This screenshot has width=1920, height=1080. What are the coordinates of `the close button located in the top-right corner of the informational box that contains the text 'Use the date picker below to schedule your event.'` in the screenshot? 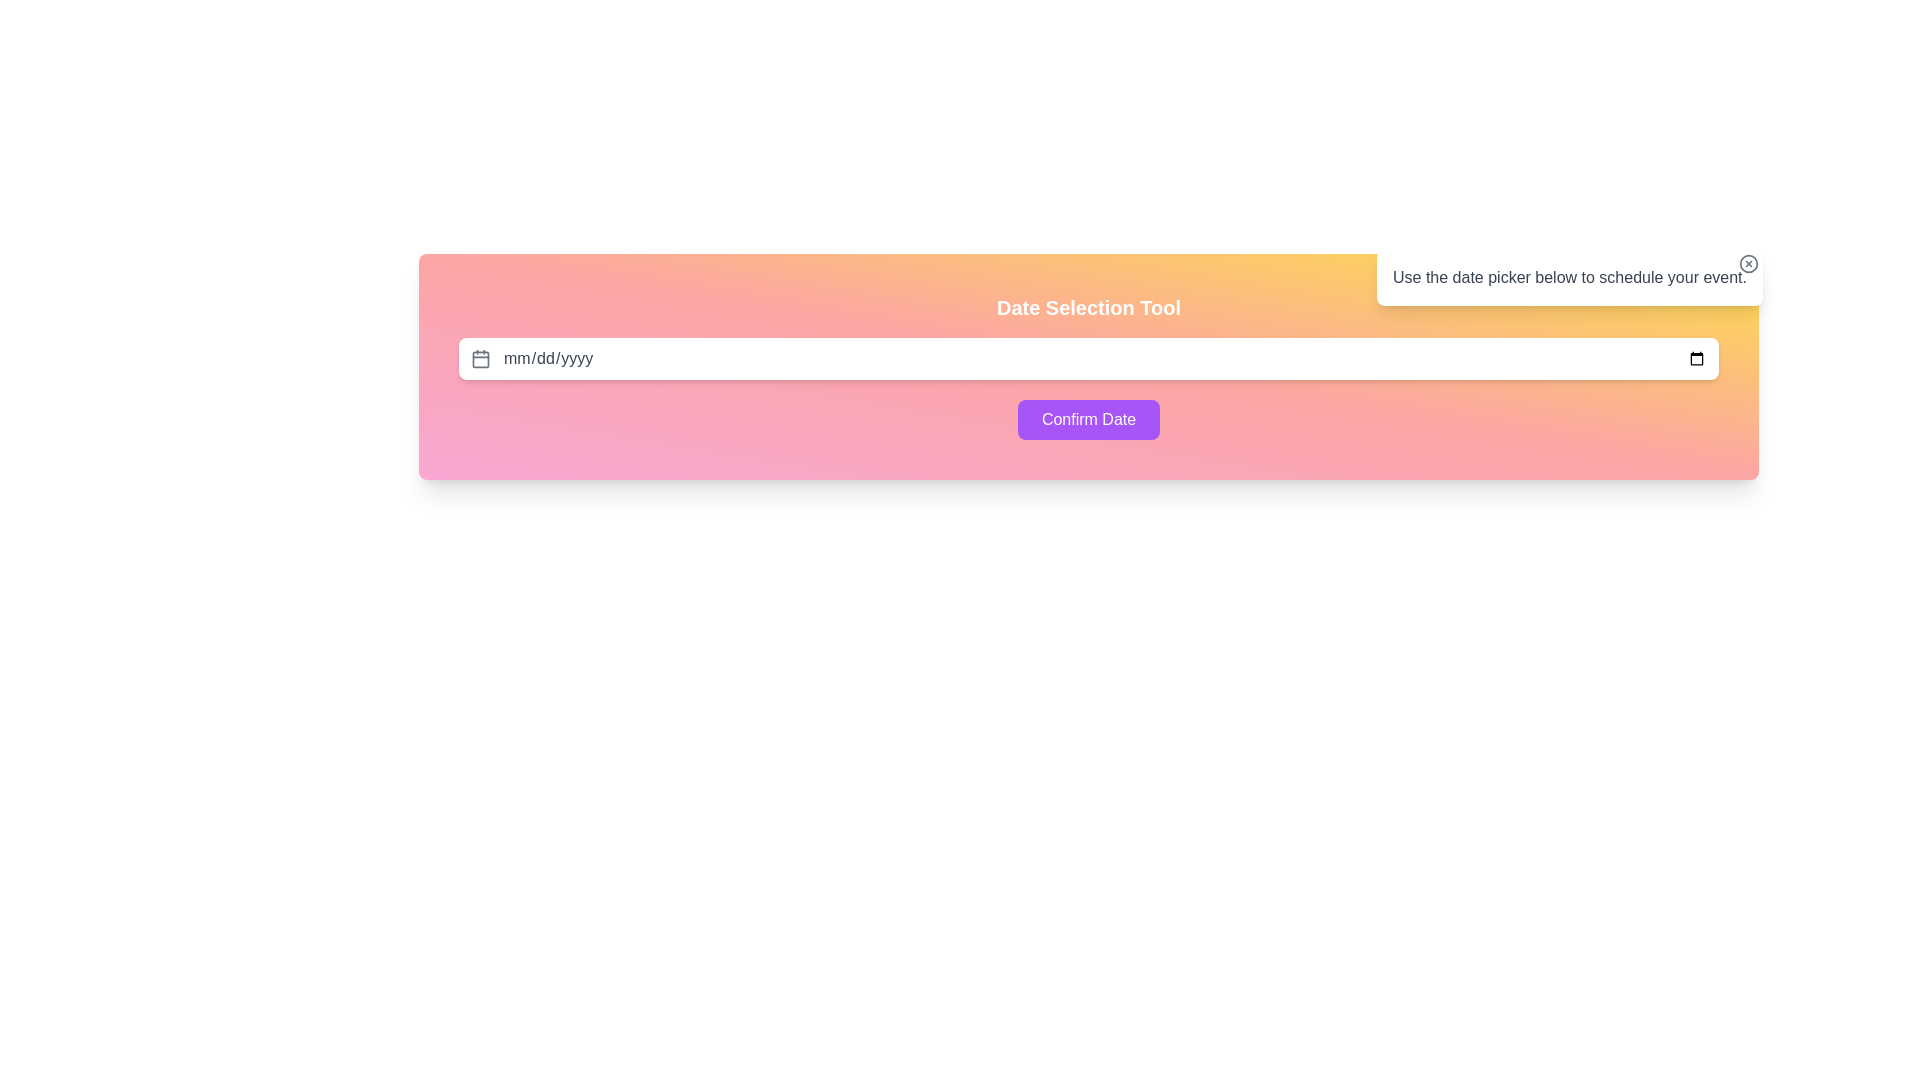 It's located at (1747, 262).